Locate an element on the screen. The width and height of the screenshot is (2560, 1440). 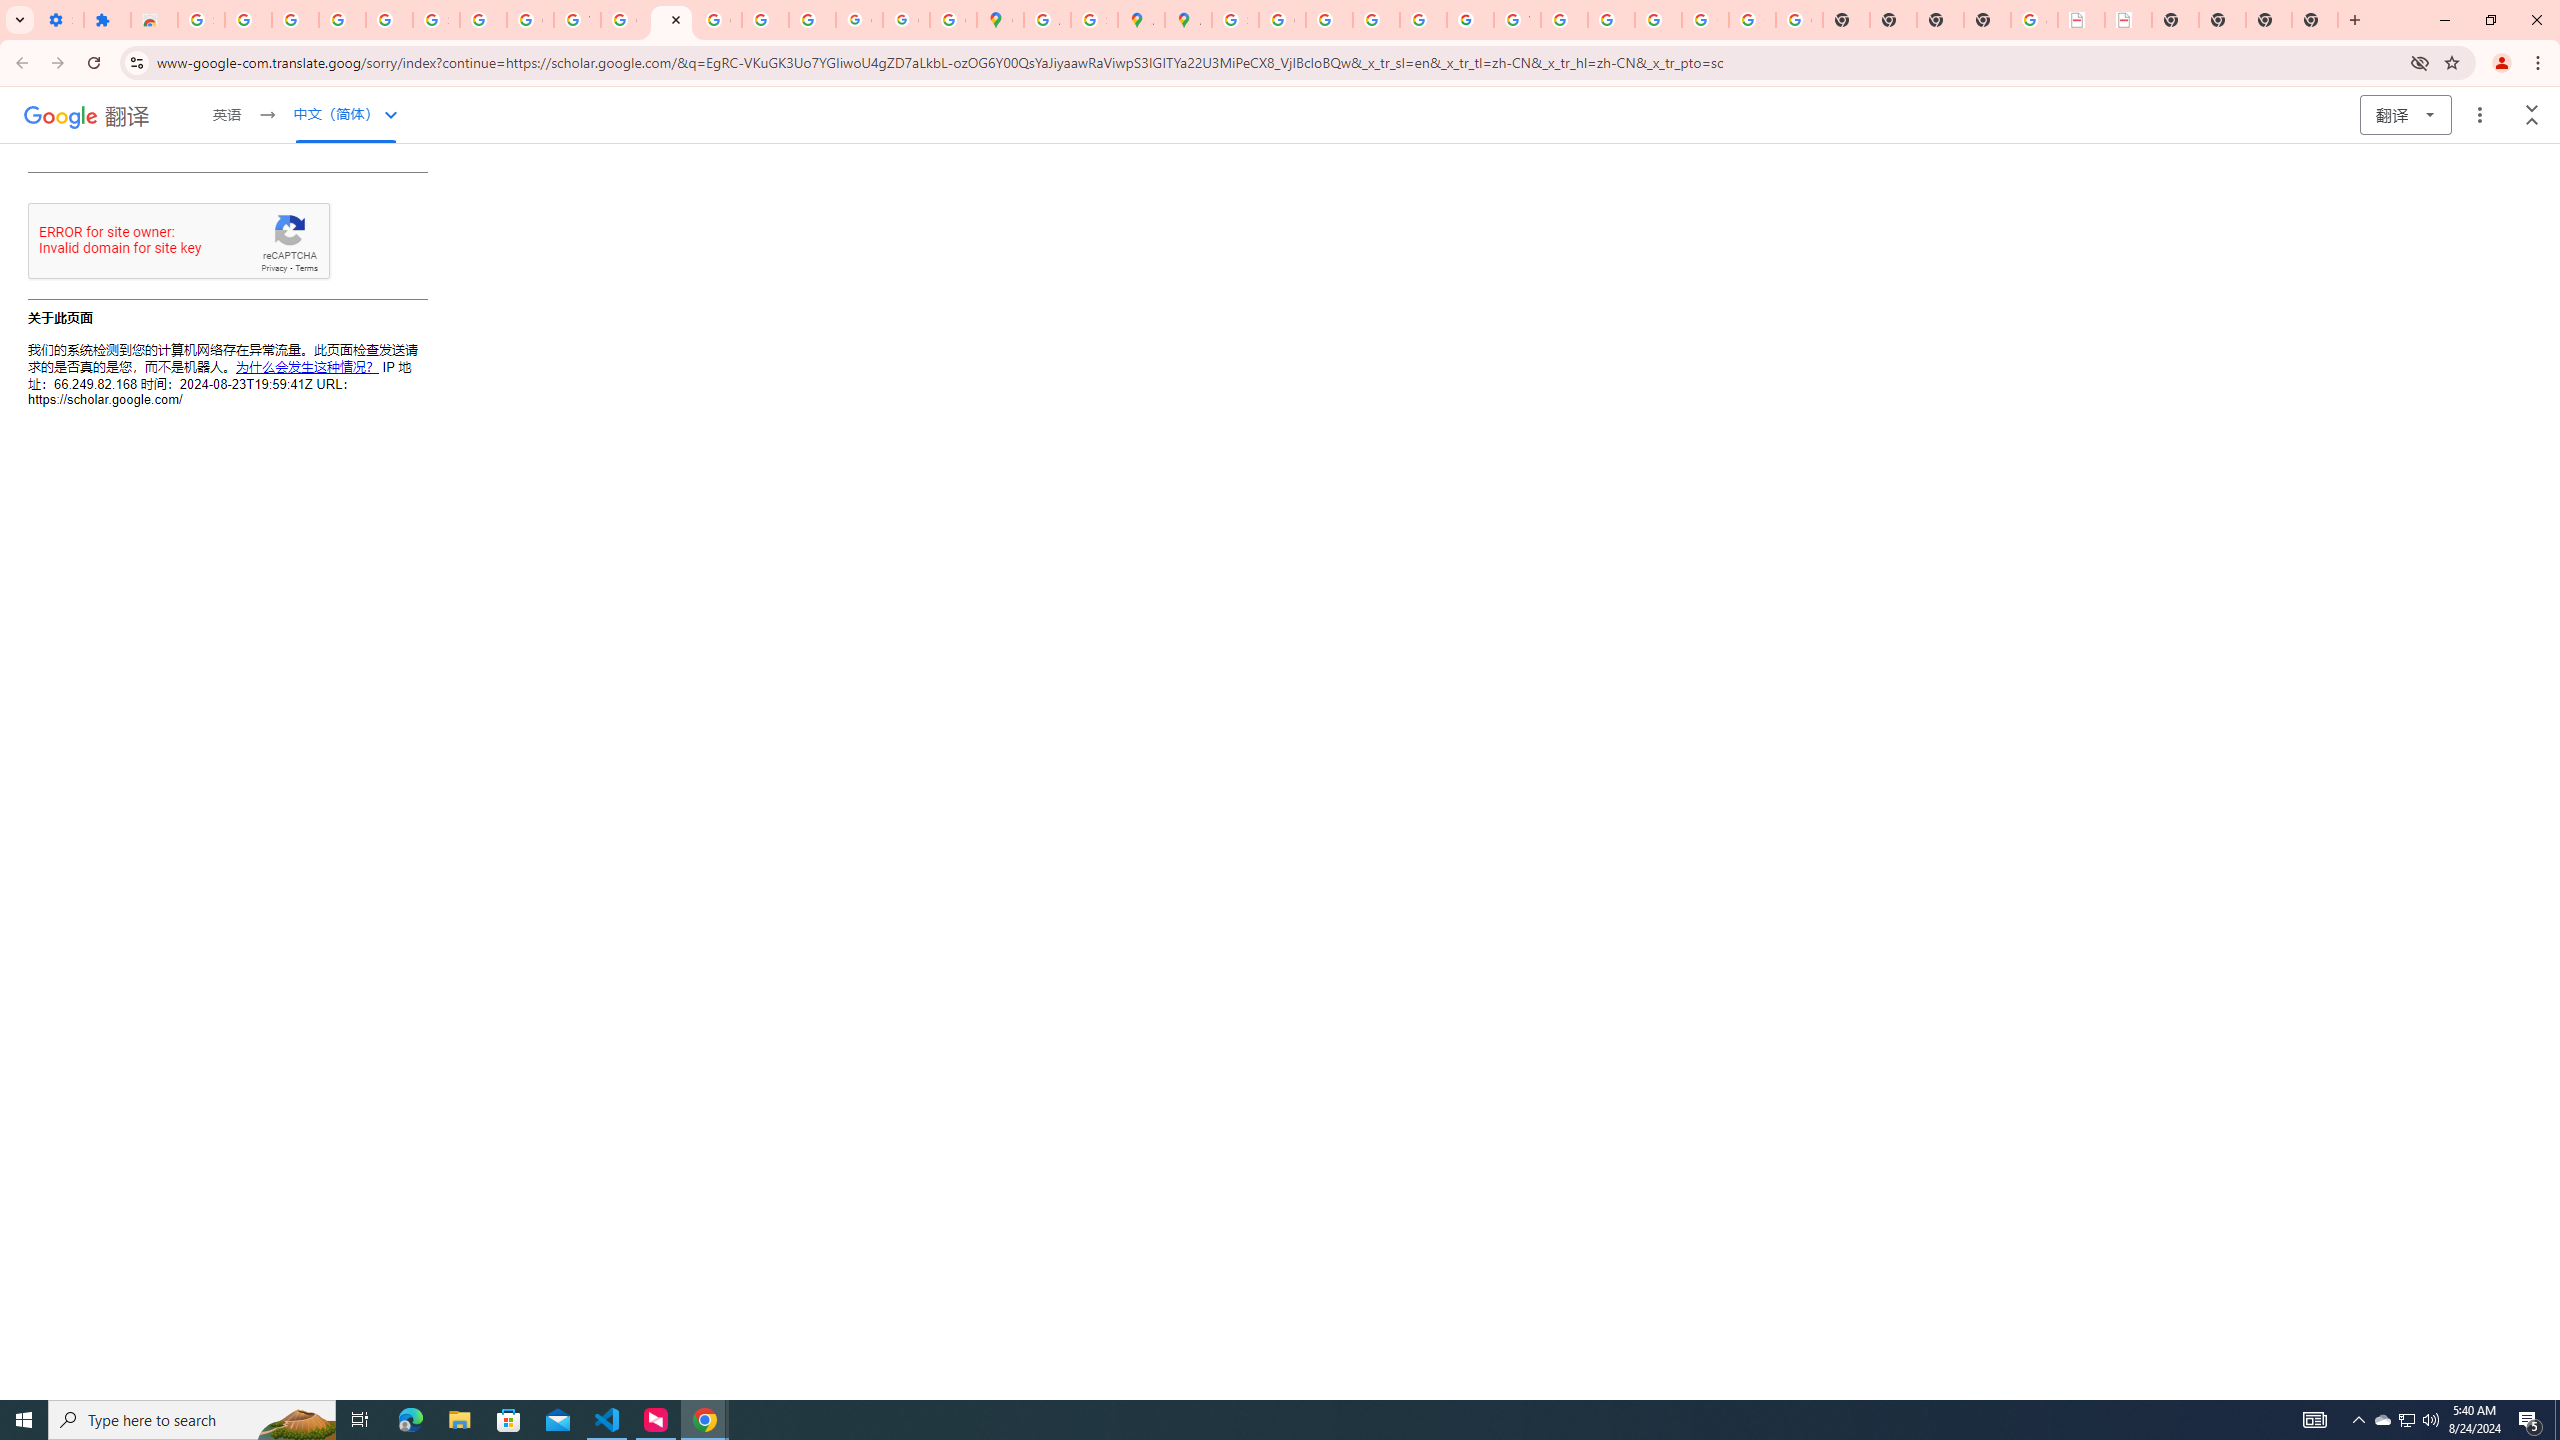
'Google Account' is located at coordinates (530, 19).